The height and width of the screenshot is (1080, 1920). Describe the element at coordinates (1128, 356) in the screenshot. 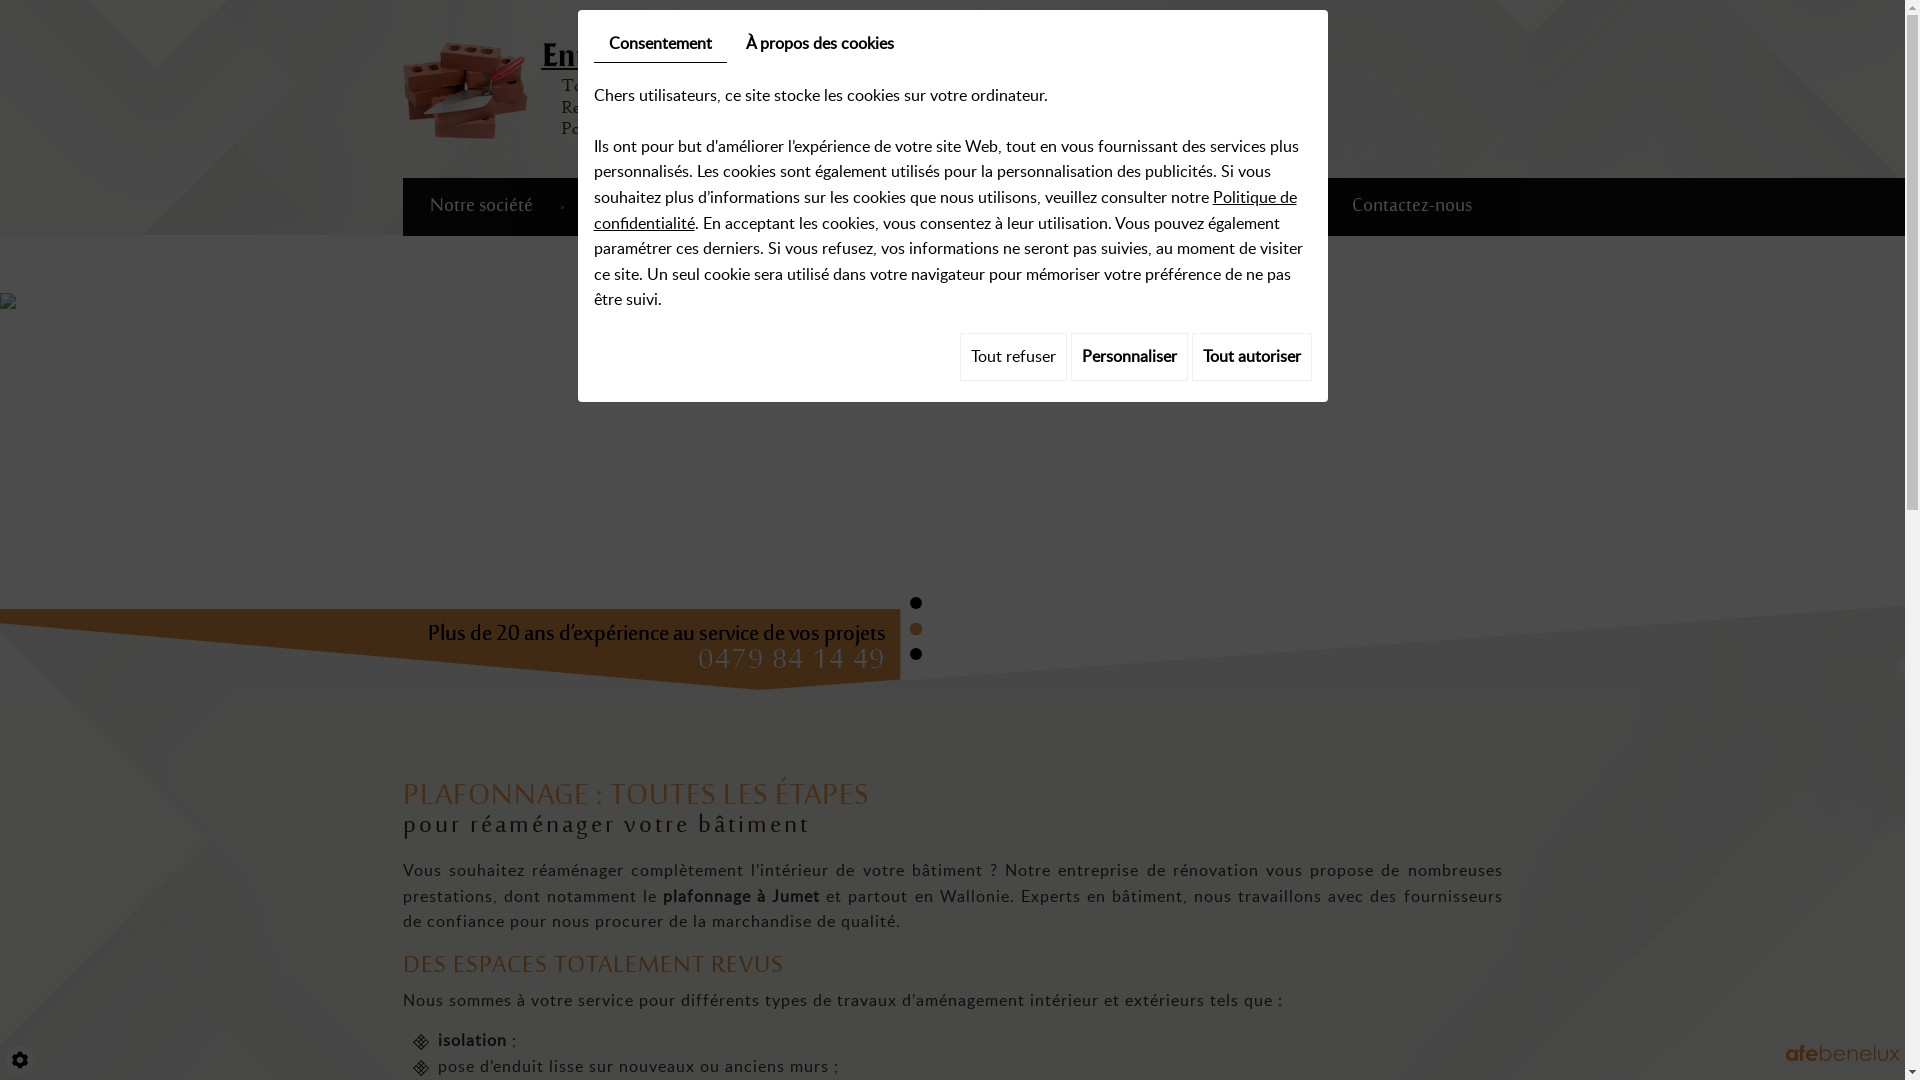

I see `'Personnaliser'` at that location.